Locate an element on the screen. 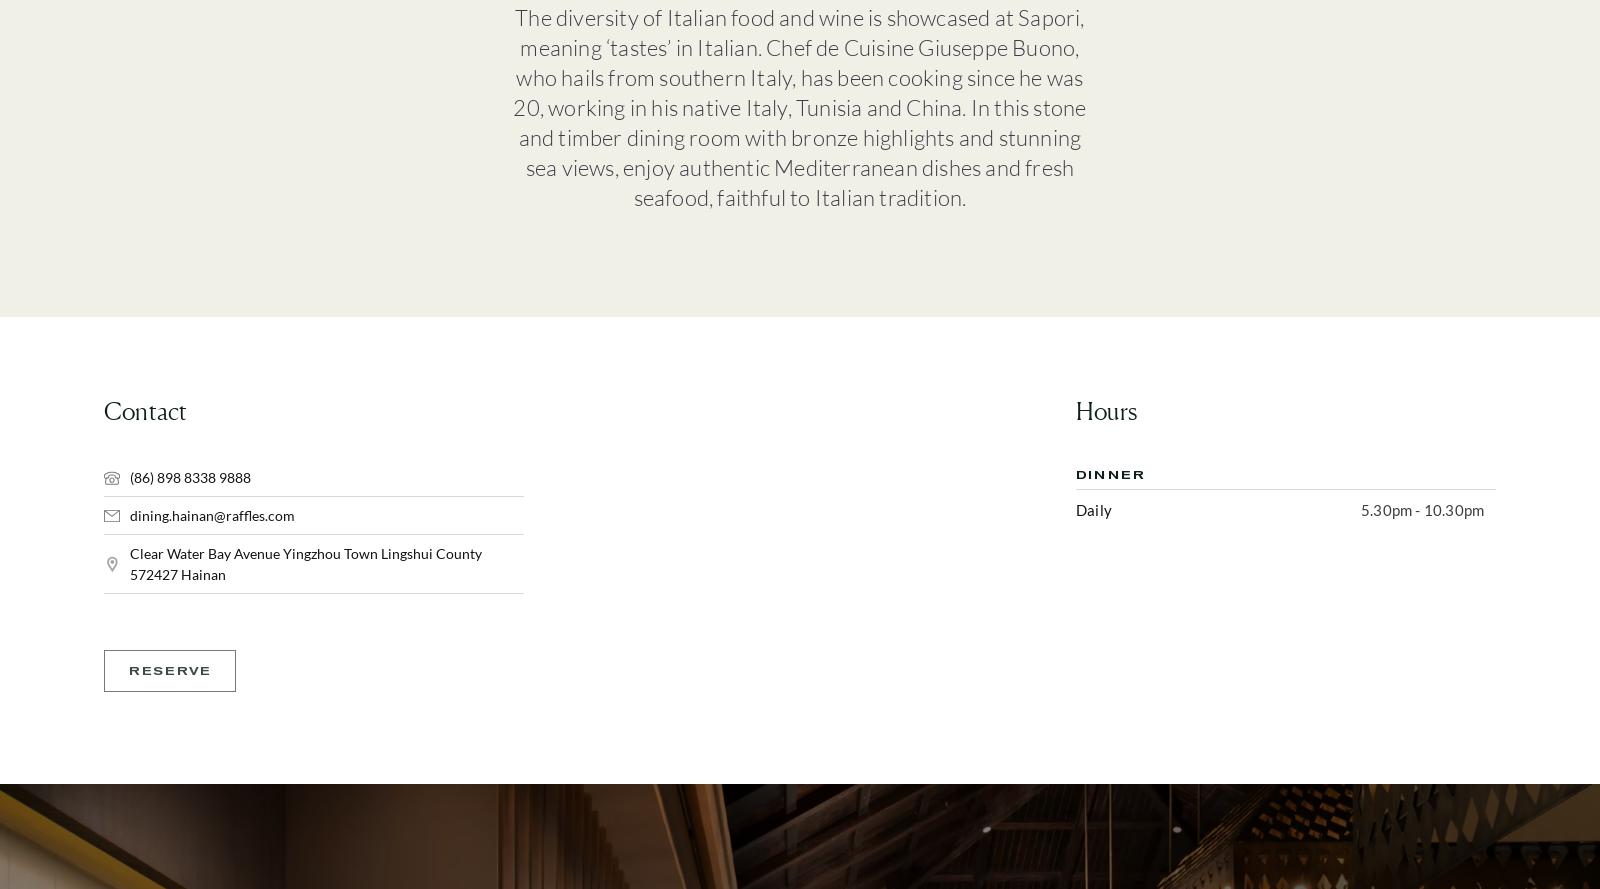  'Cookies' is located at coordinates (1303, 429).